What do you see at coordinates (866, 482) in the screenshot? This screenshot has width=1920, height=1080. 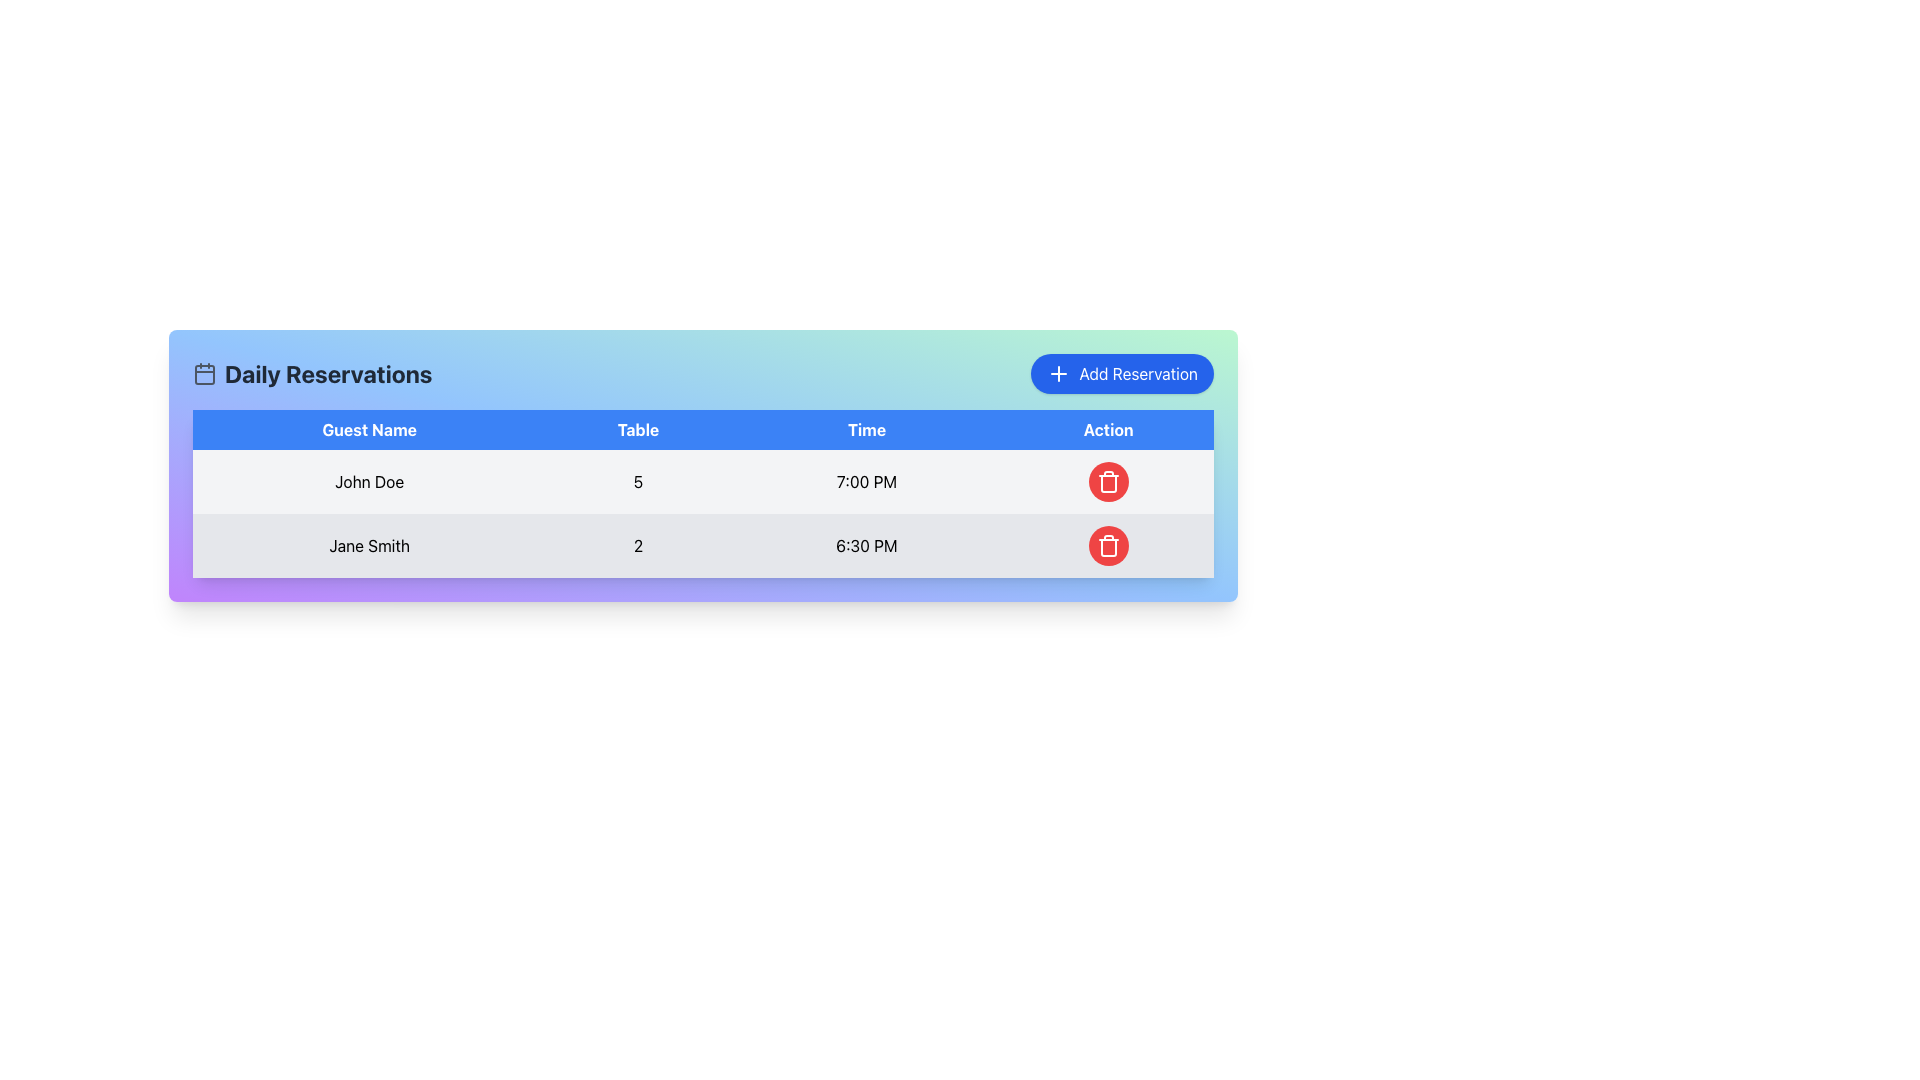 I see `the Text Label displaying the reservation time for a guest, which is located in the third column of the first row of the 'Daily Reservations' table, positioned between the table number '5' and an action button with a red background and a trash bin icon` at bounding box center [866, 482].